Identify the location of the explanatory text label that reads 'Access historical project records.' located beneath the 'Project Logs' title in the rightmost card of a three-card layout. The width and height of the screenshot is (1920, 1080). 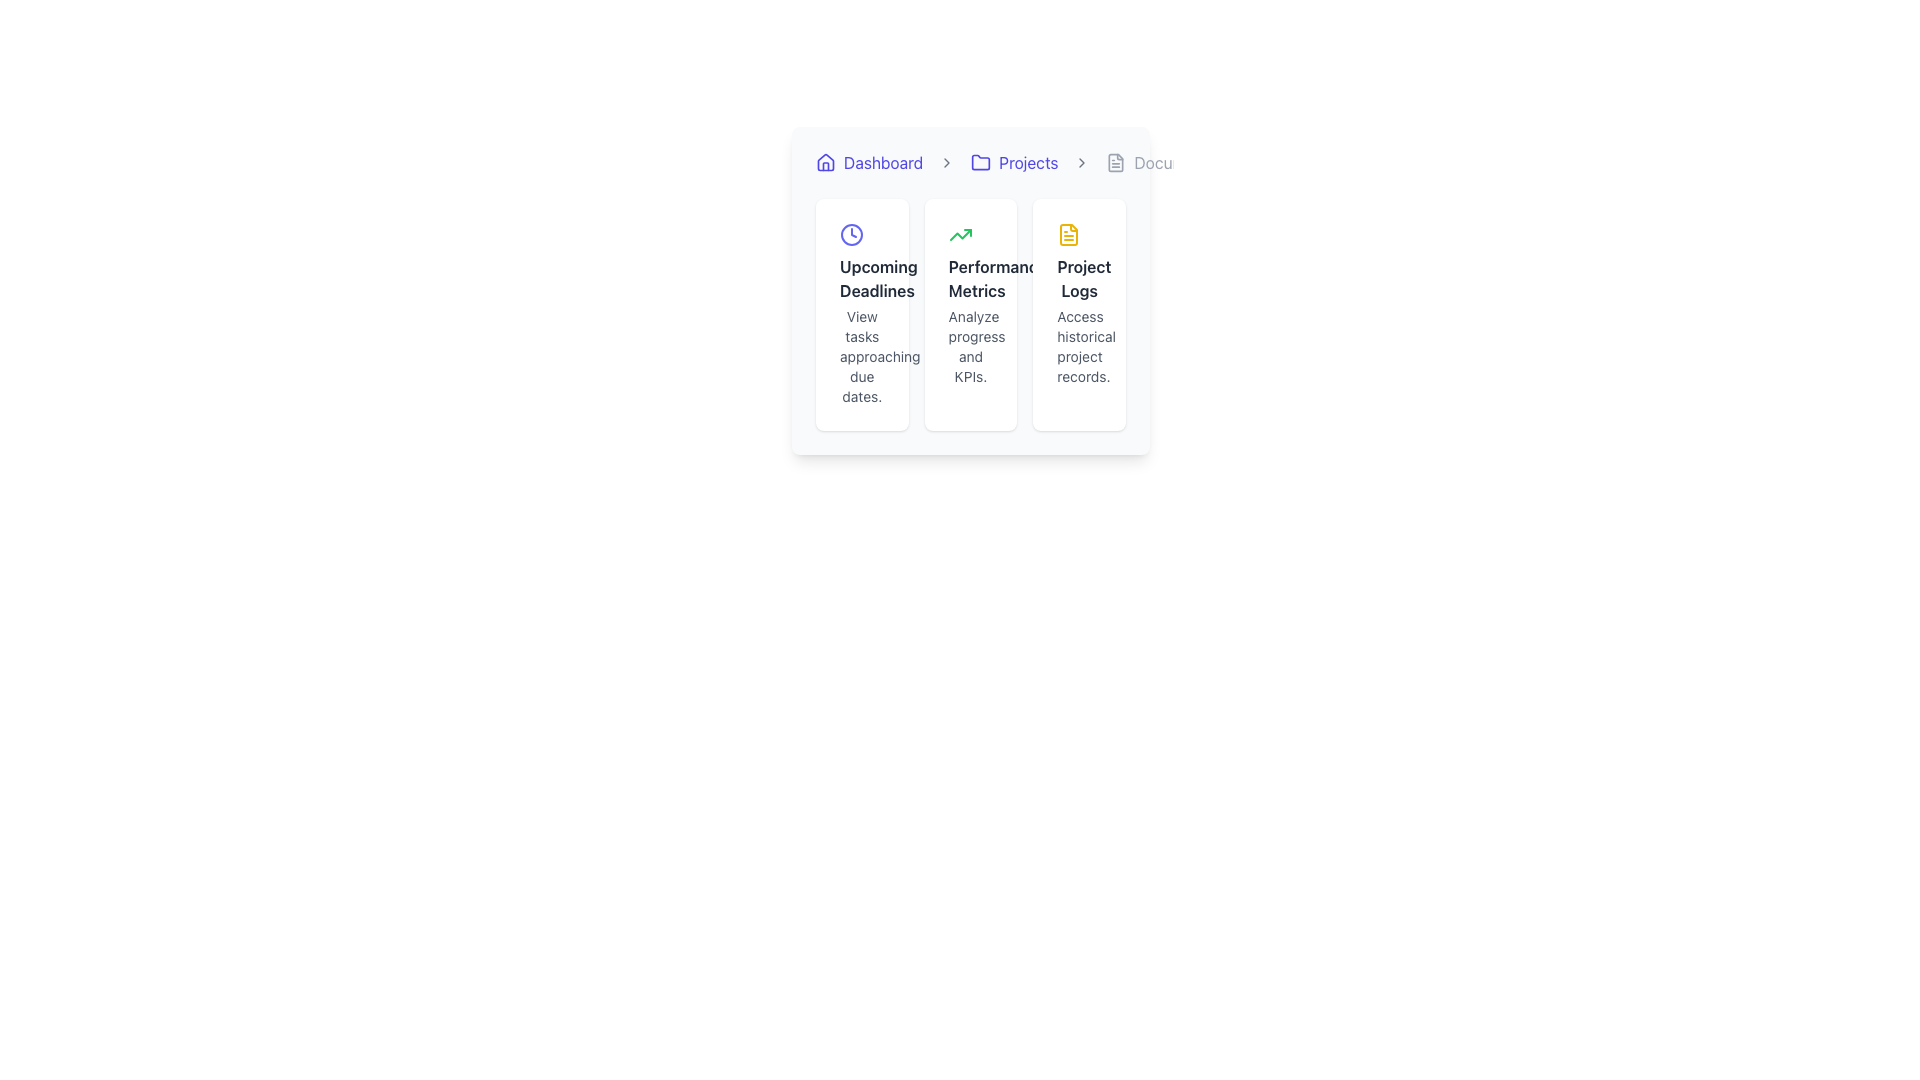
(1078, 346).